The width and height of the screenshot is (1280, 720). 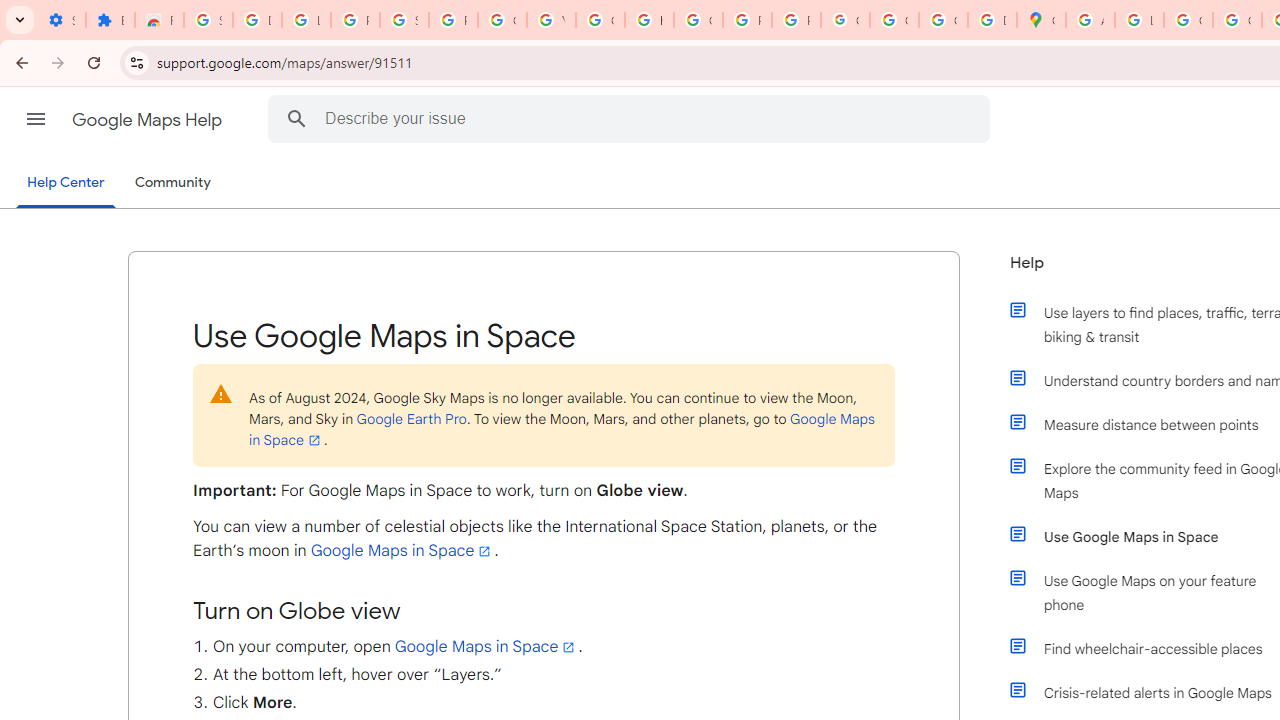 I want to click on 'Main menu', so click(x=35, y=119).